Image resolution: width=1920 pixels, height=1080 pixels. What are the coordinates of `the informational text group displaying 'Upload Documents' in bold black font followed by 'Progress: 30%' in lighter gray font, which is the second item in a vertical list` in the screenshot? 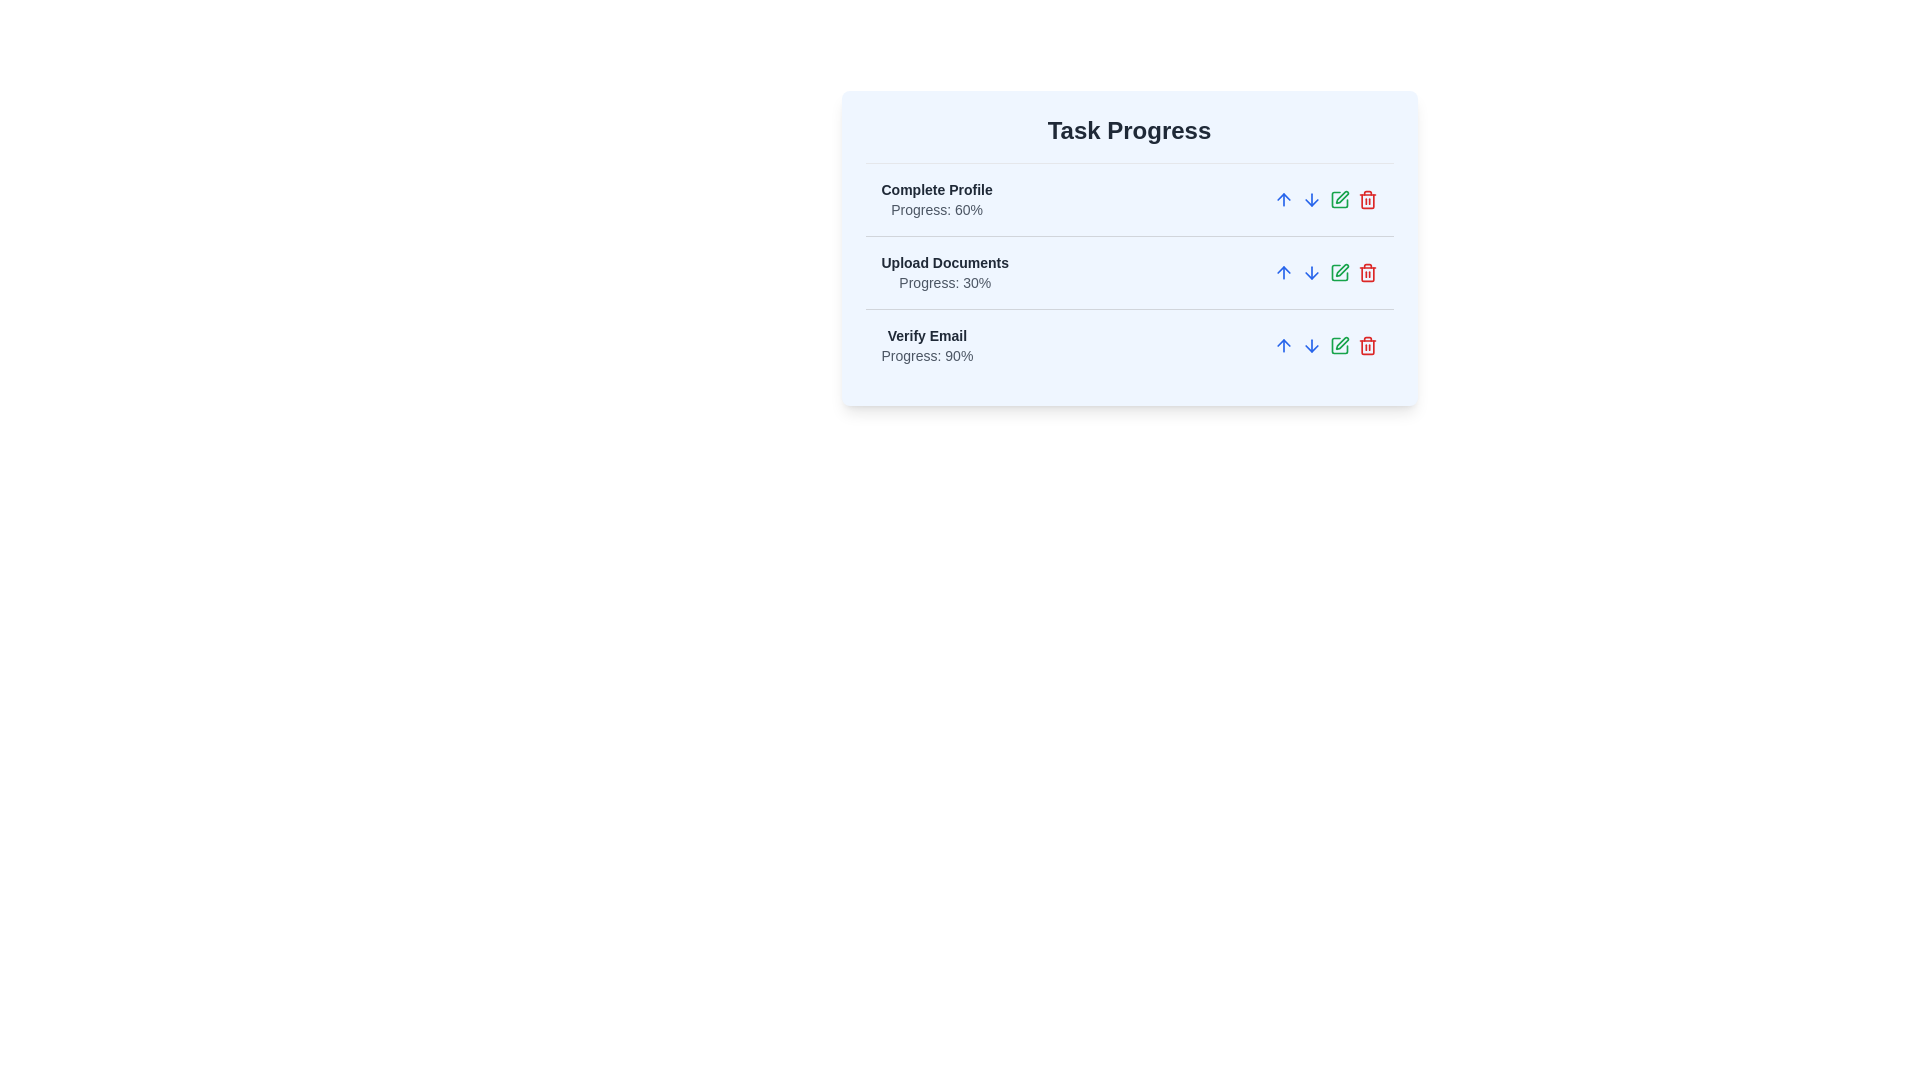 It's located at (944, 273).